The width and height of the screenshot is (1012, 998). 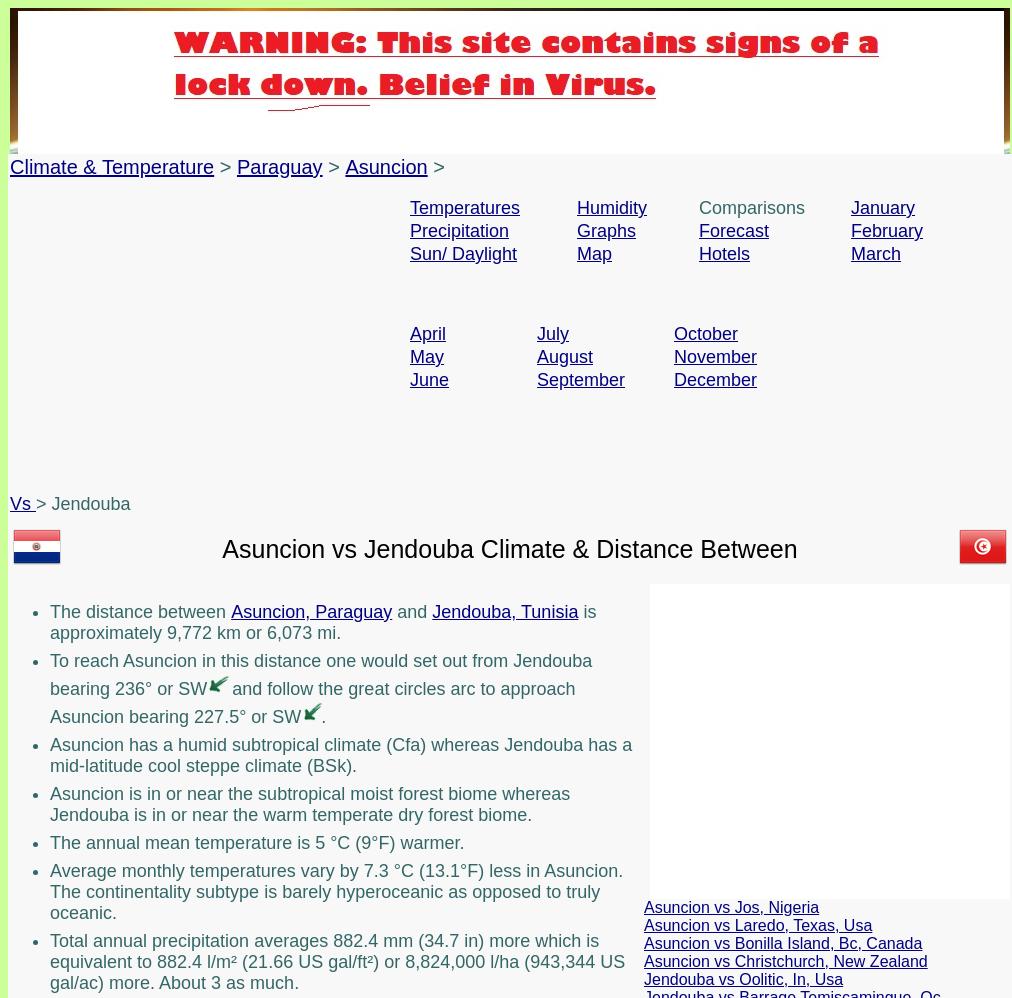 I want to click on 'Map', so click(x=593, y=252).